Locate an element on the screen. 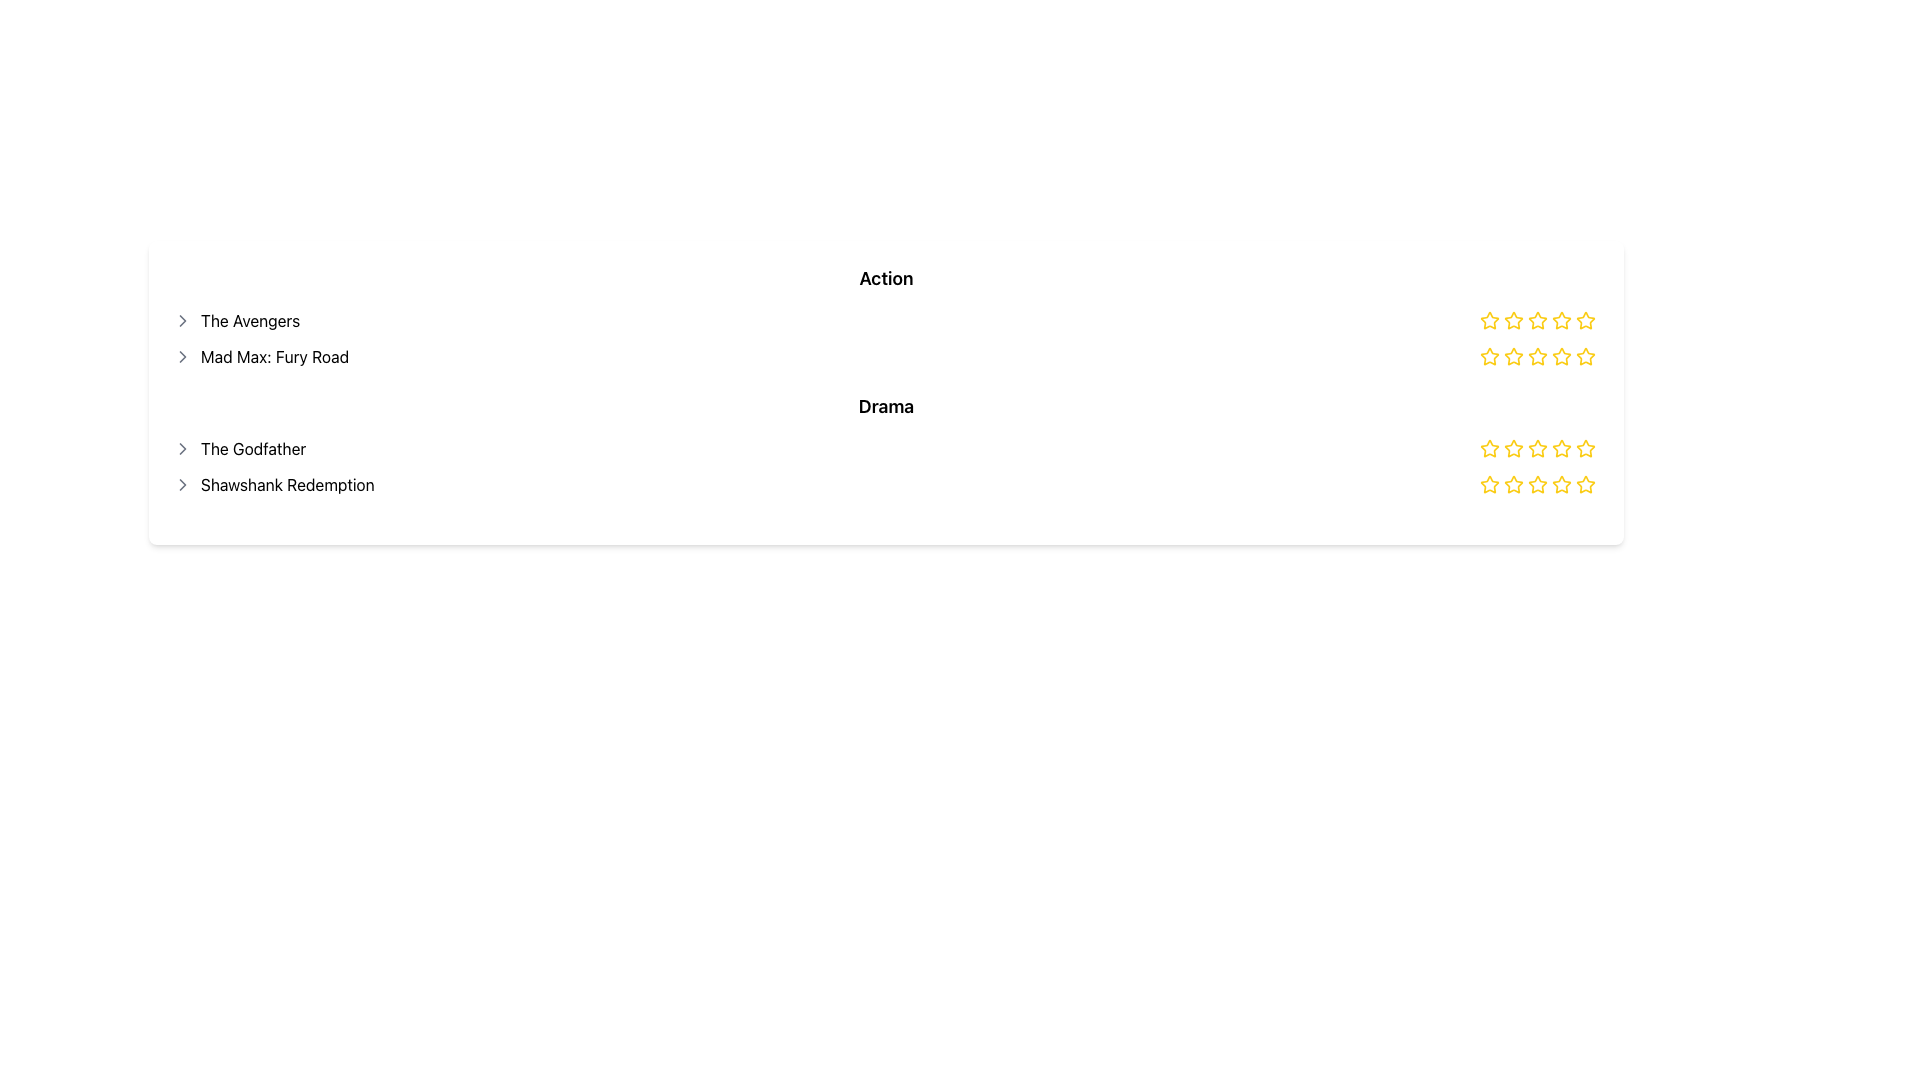 The height and width of the screenshot is (1080, 1920). the sixth Rating Star Icon in the row is located at coordinates (1560, 356).